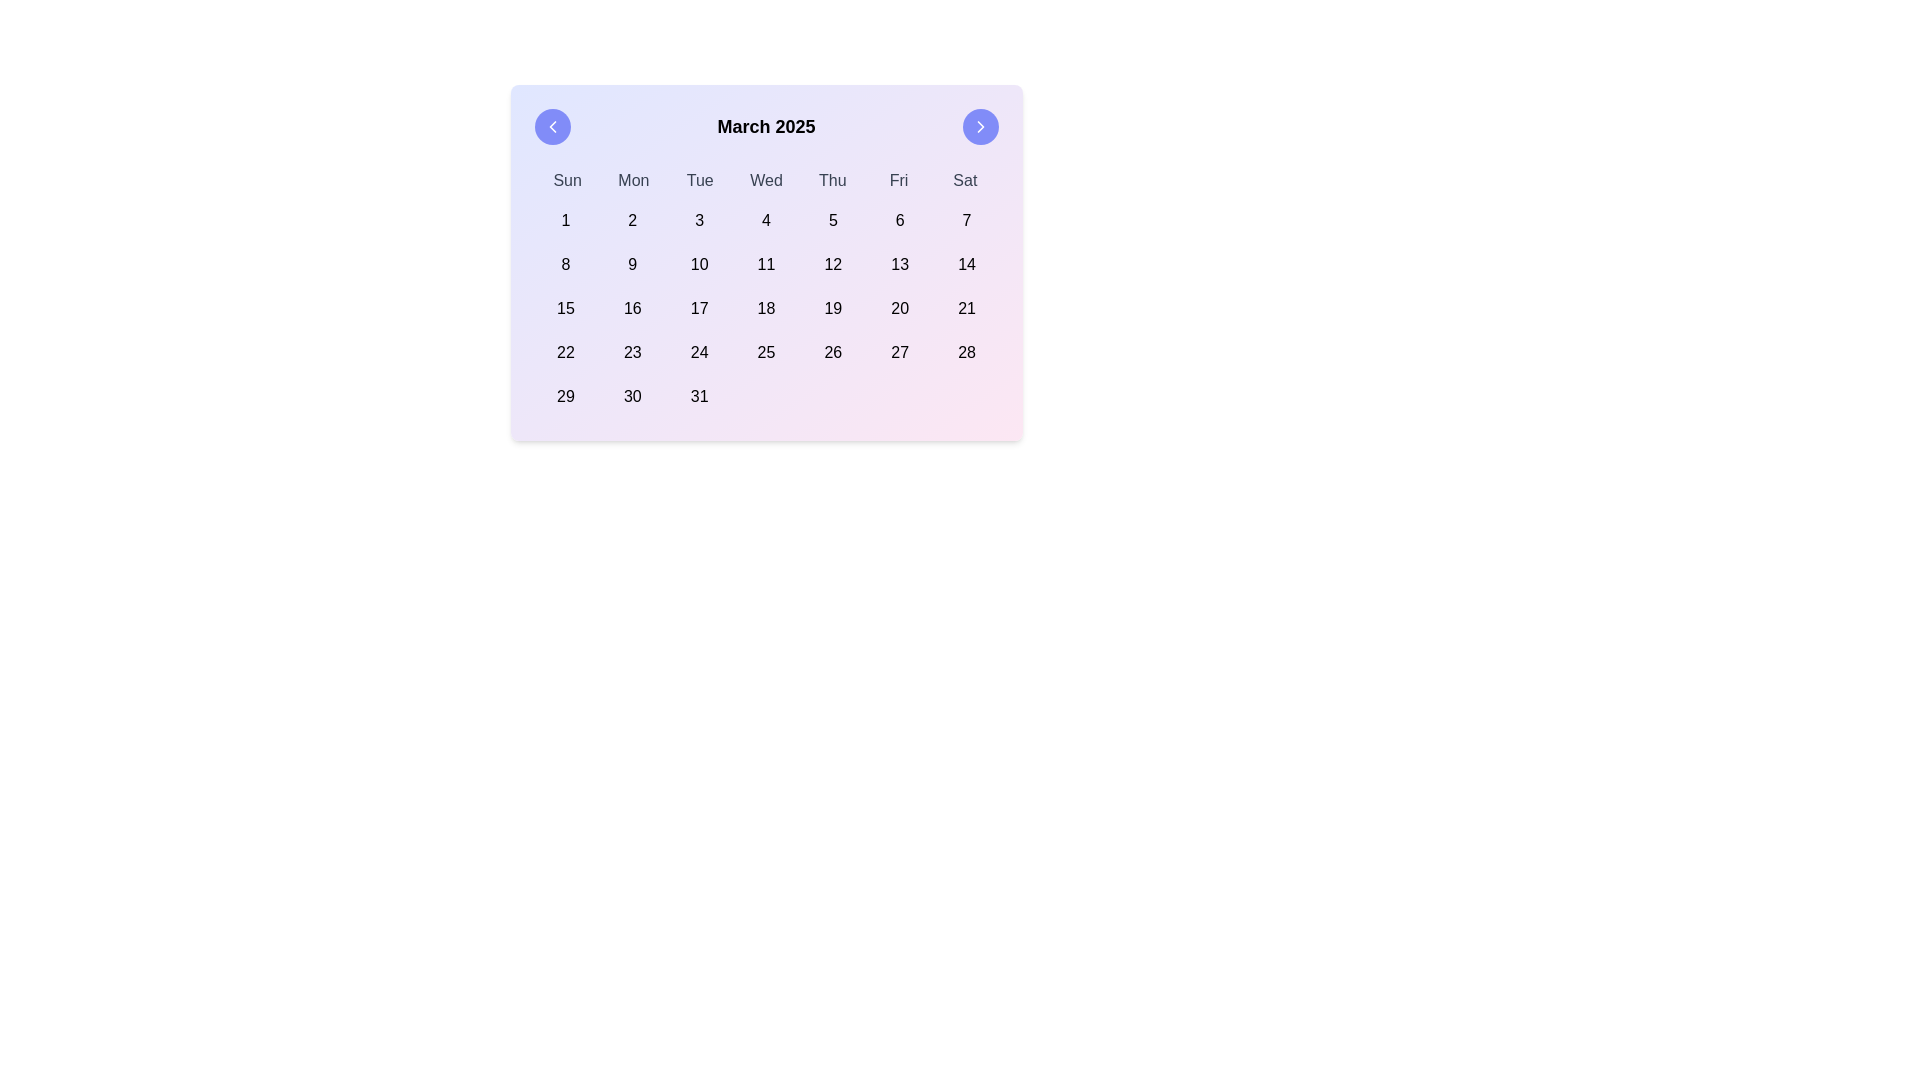  What do you see at coordinates (631, 397) in the screenshot?
I see `the Calendar date button displaying the number '30' to trigger the hover effect` at bounding box center [631, 397].